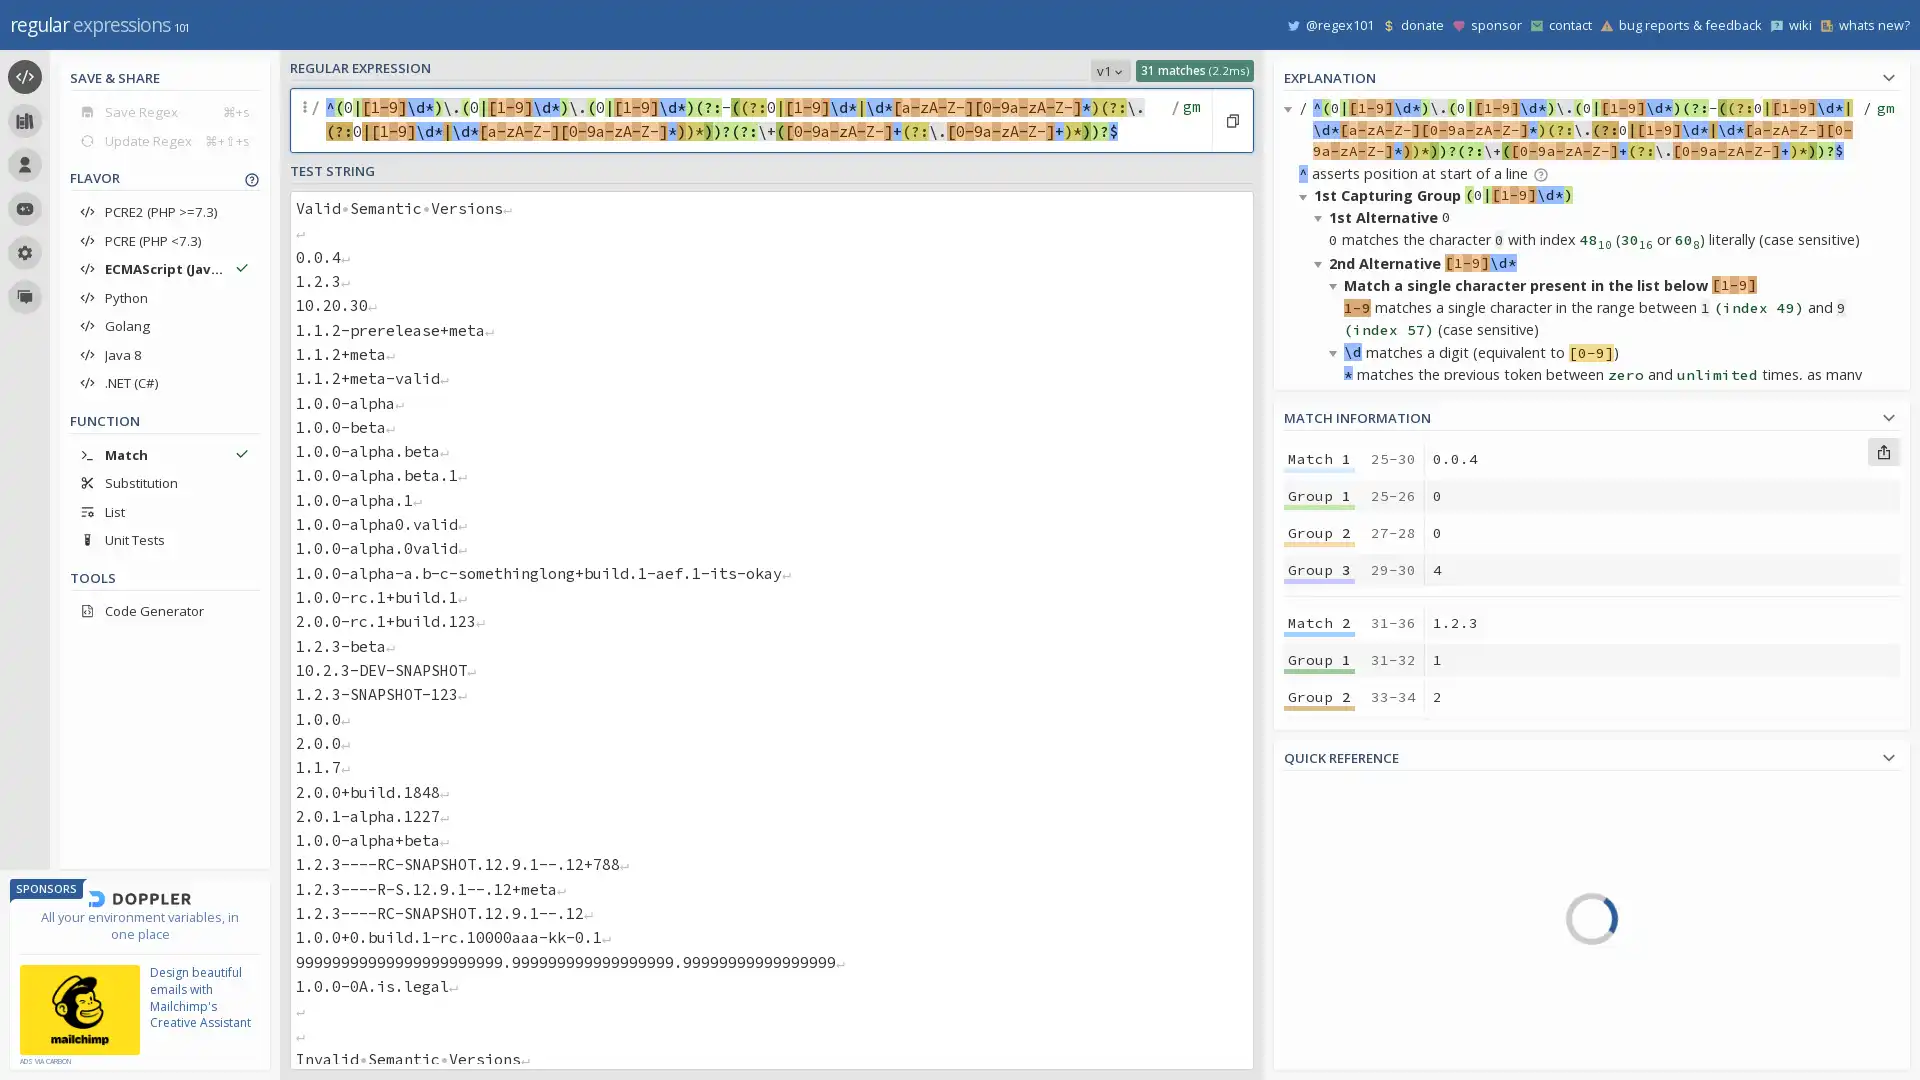 The width and height of the screenshot is (1920, 1080). I want to click on Collapse Subtree, so click(1321, 760).